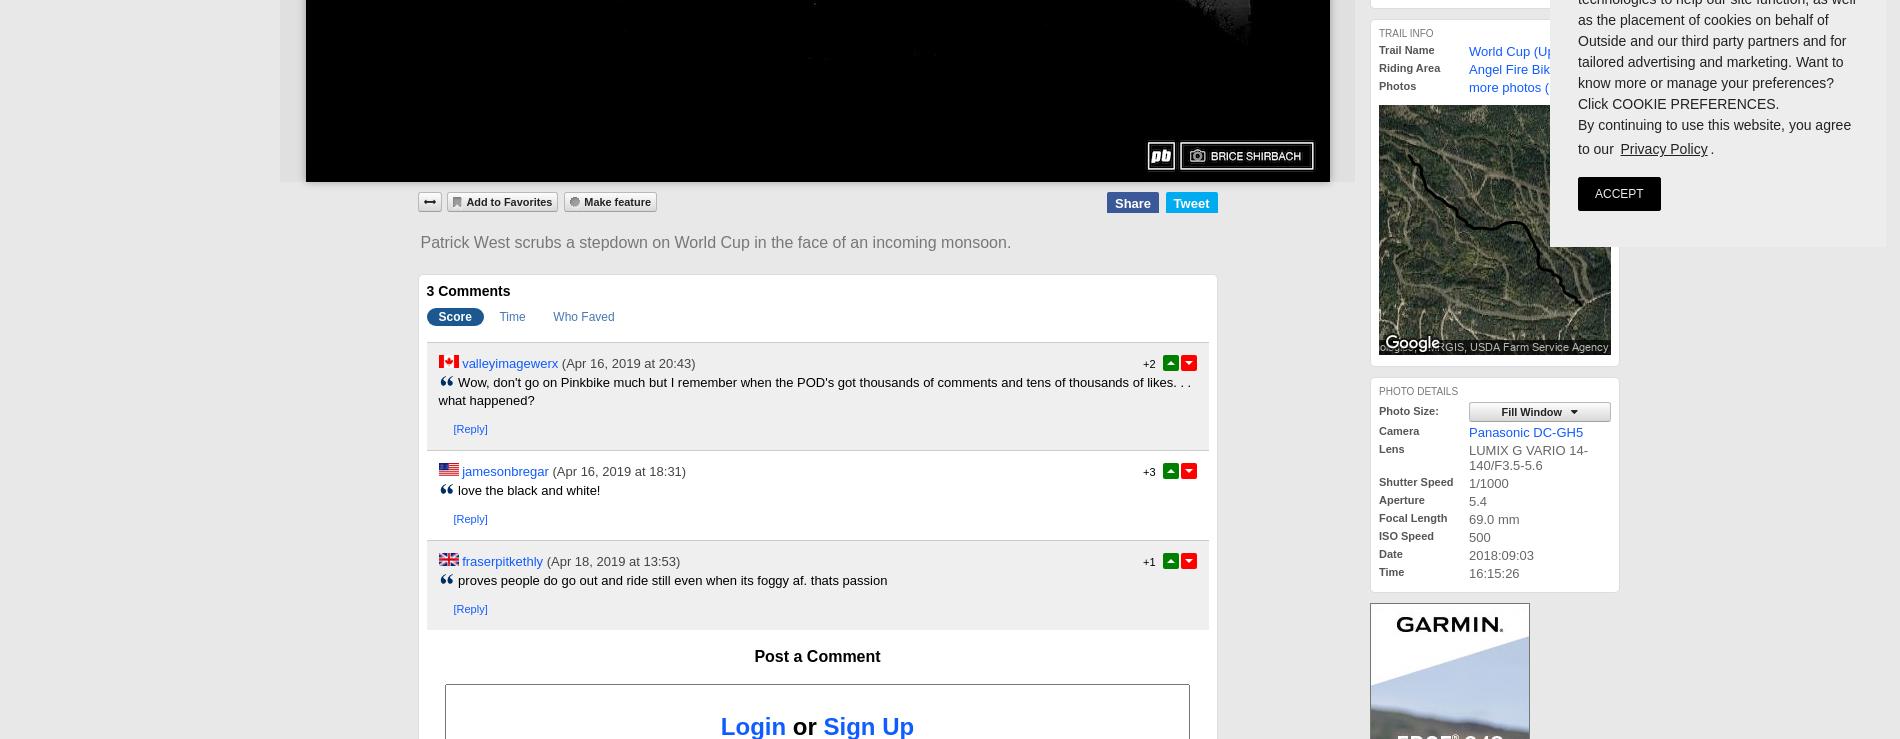 The width and height of the screenshot is (1900, 739). Describe the element at coordinates (1518, 86) in the screenshot. I see `'more photos (14)'` at that location.